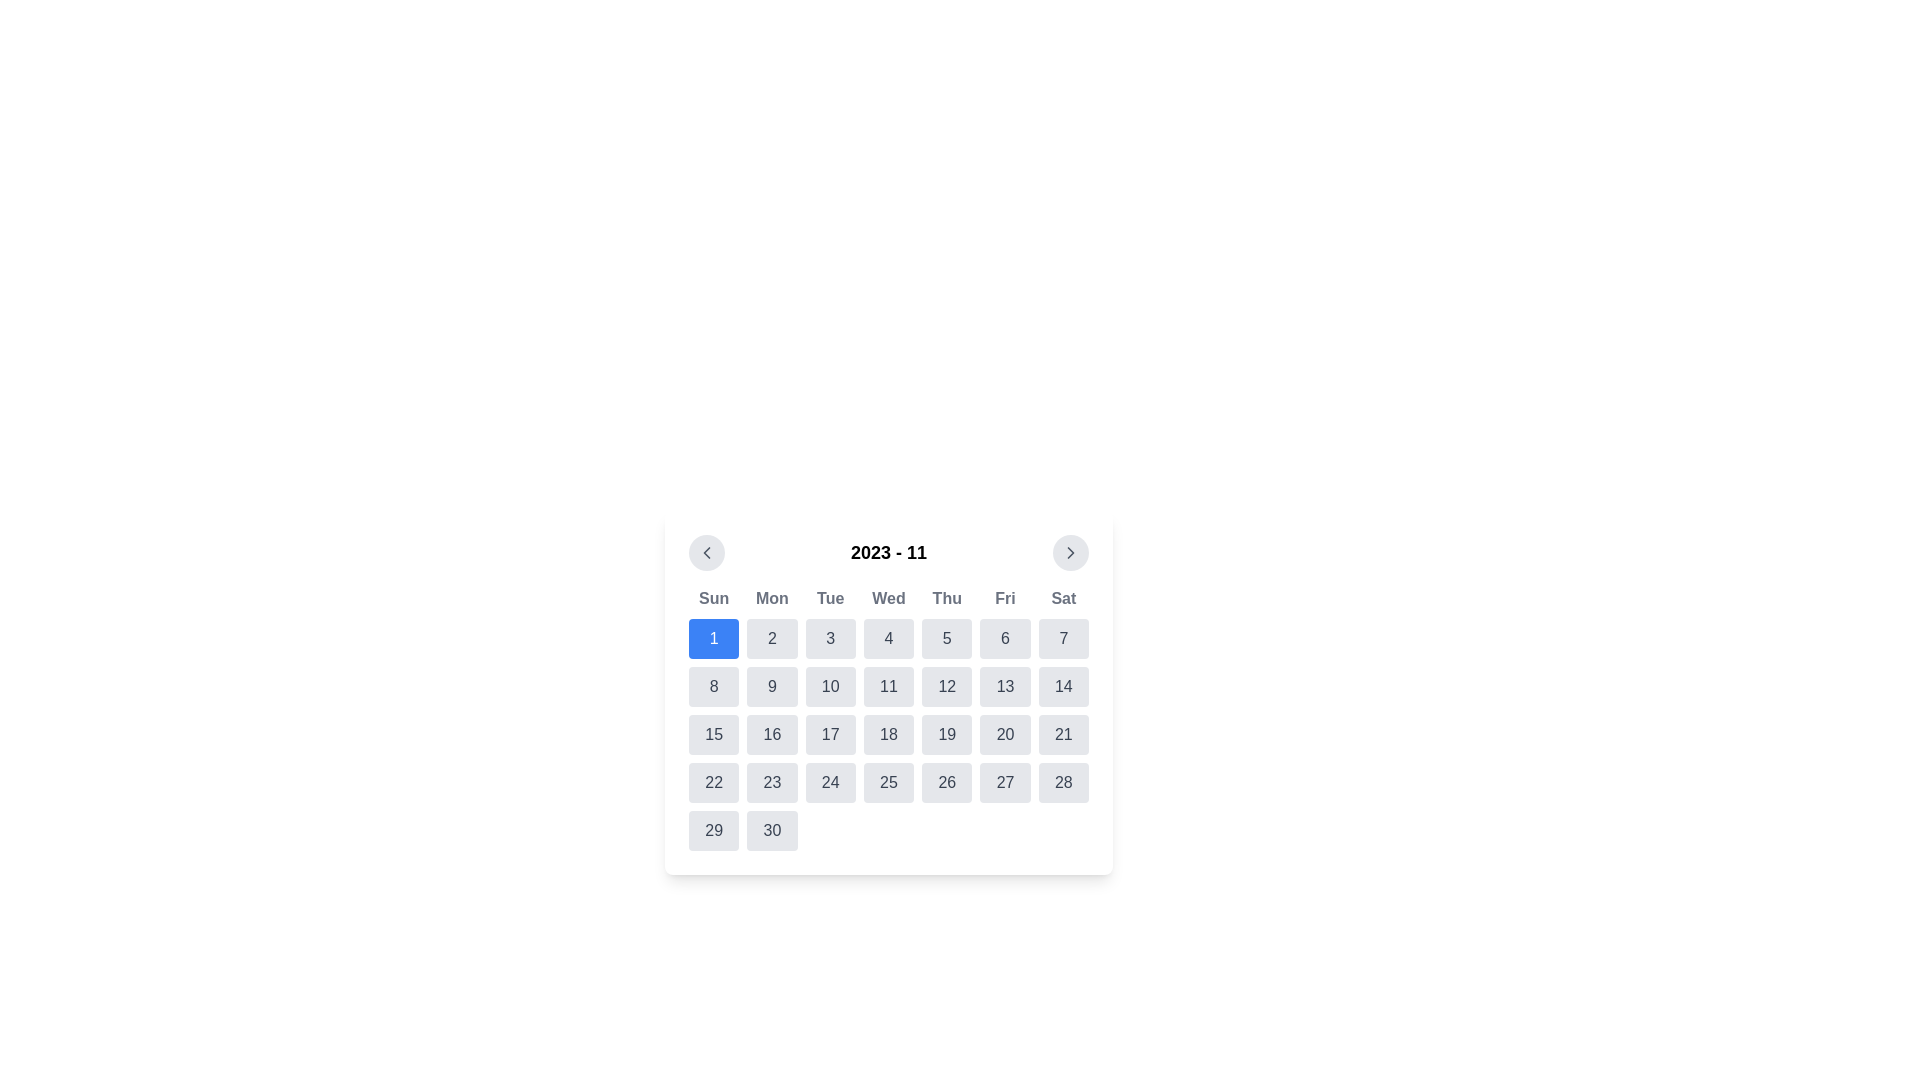 This screenshot has width=1920, height=1080. What do you see at coordinates (887, 552) in the screenshot?
I see `the bold text label displaying the date range '2023 - 11' at the top of the calendar widget` at bounding box center [887, 552].